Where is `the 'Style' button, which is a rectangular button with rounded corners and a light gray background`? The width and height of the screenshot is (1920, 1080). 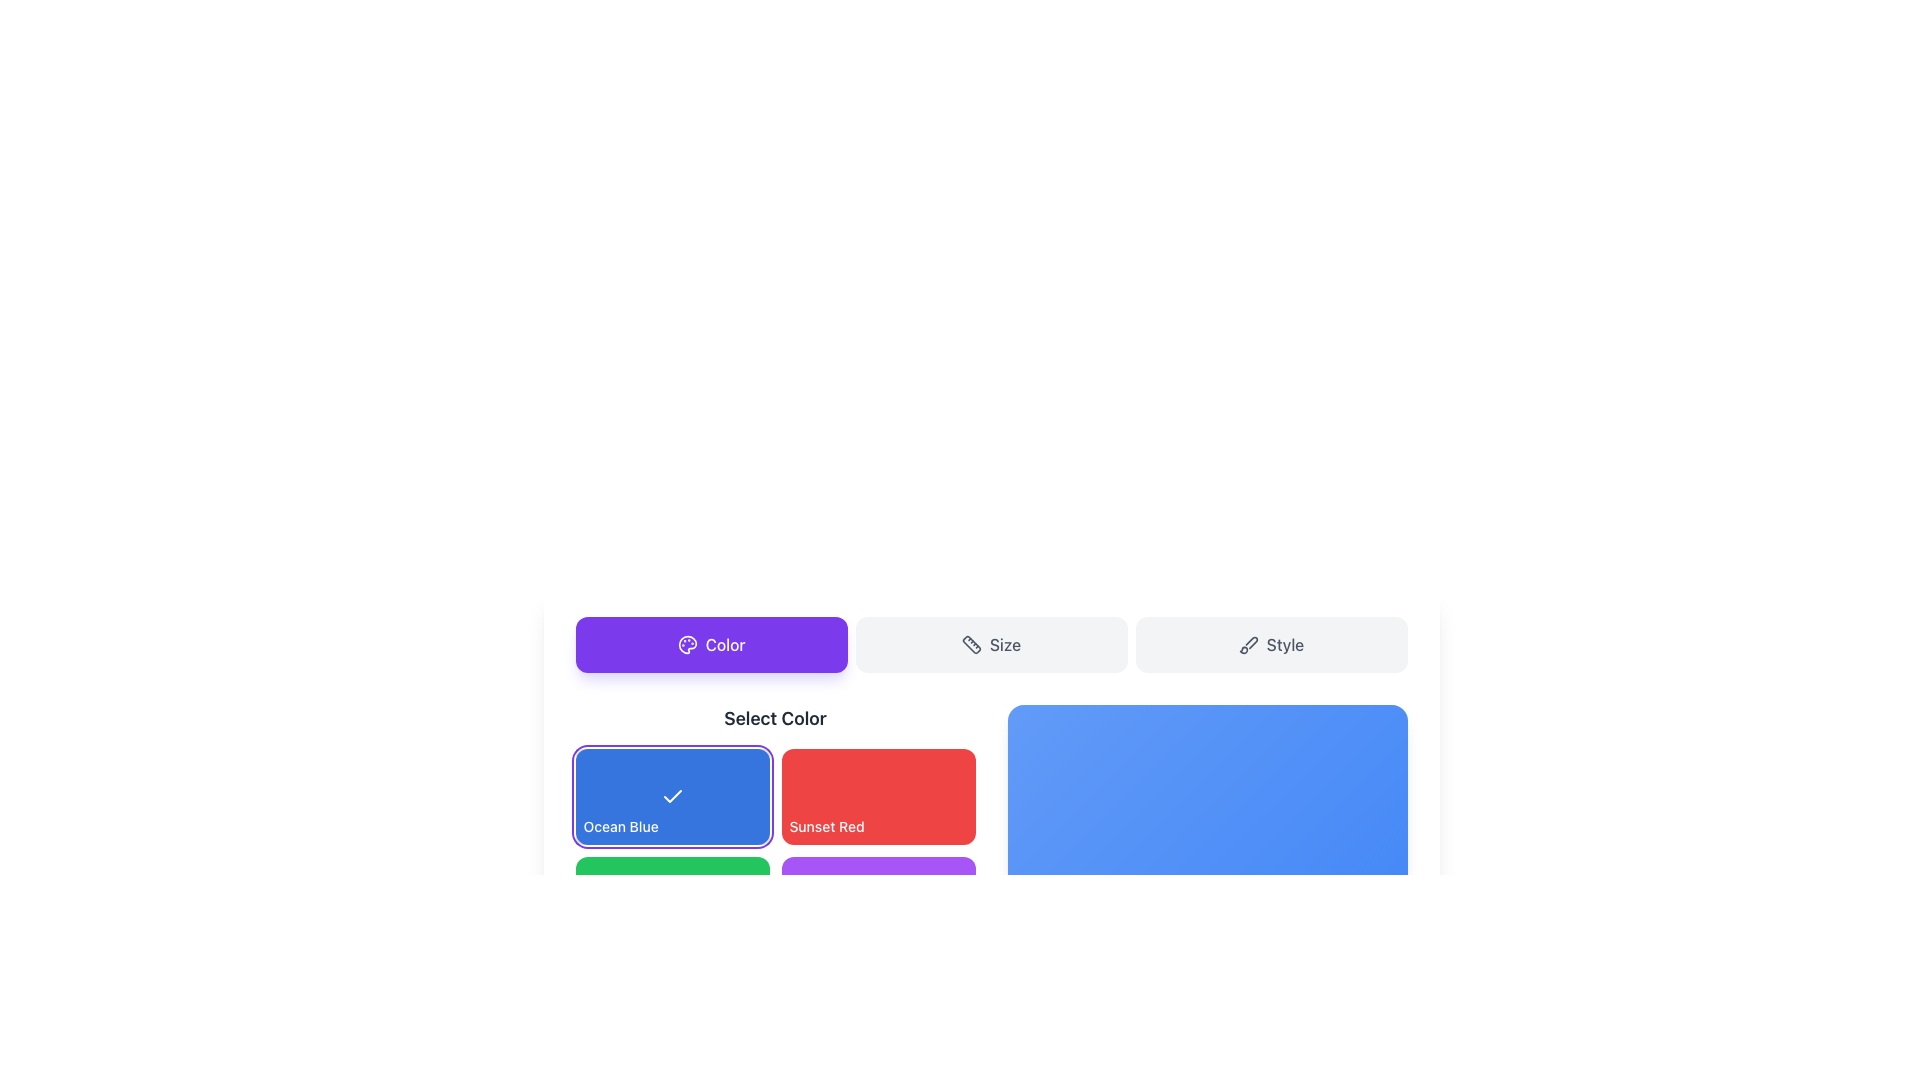
the 'Style' button, which is a rectangular button with rounded corners and a light gray background is located at coordinates (1270, 644).